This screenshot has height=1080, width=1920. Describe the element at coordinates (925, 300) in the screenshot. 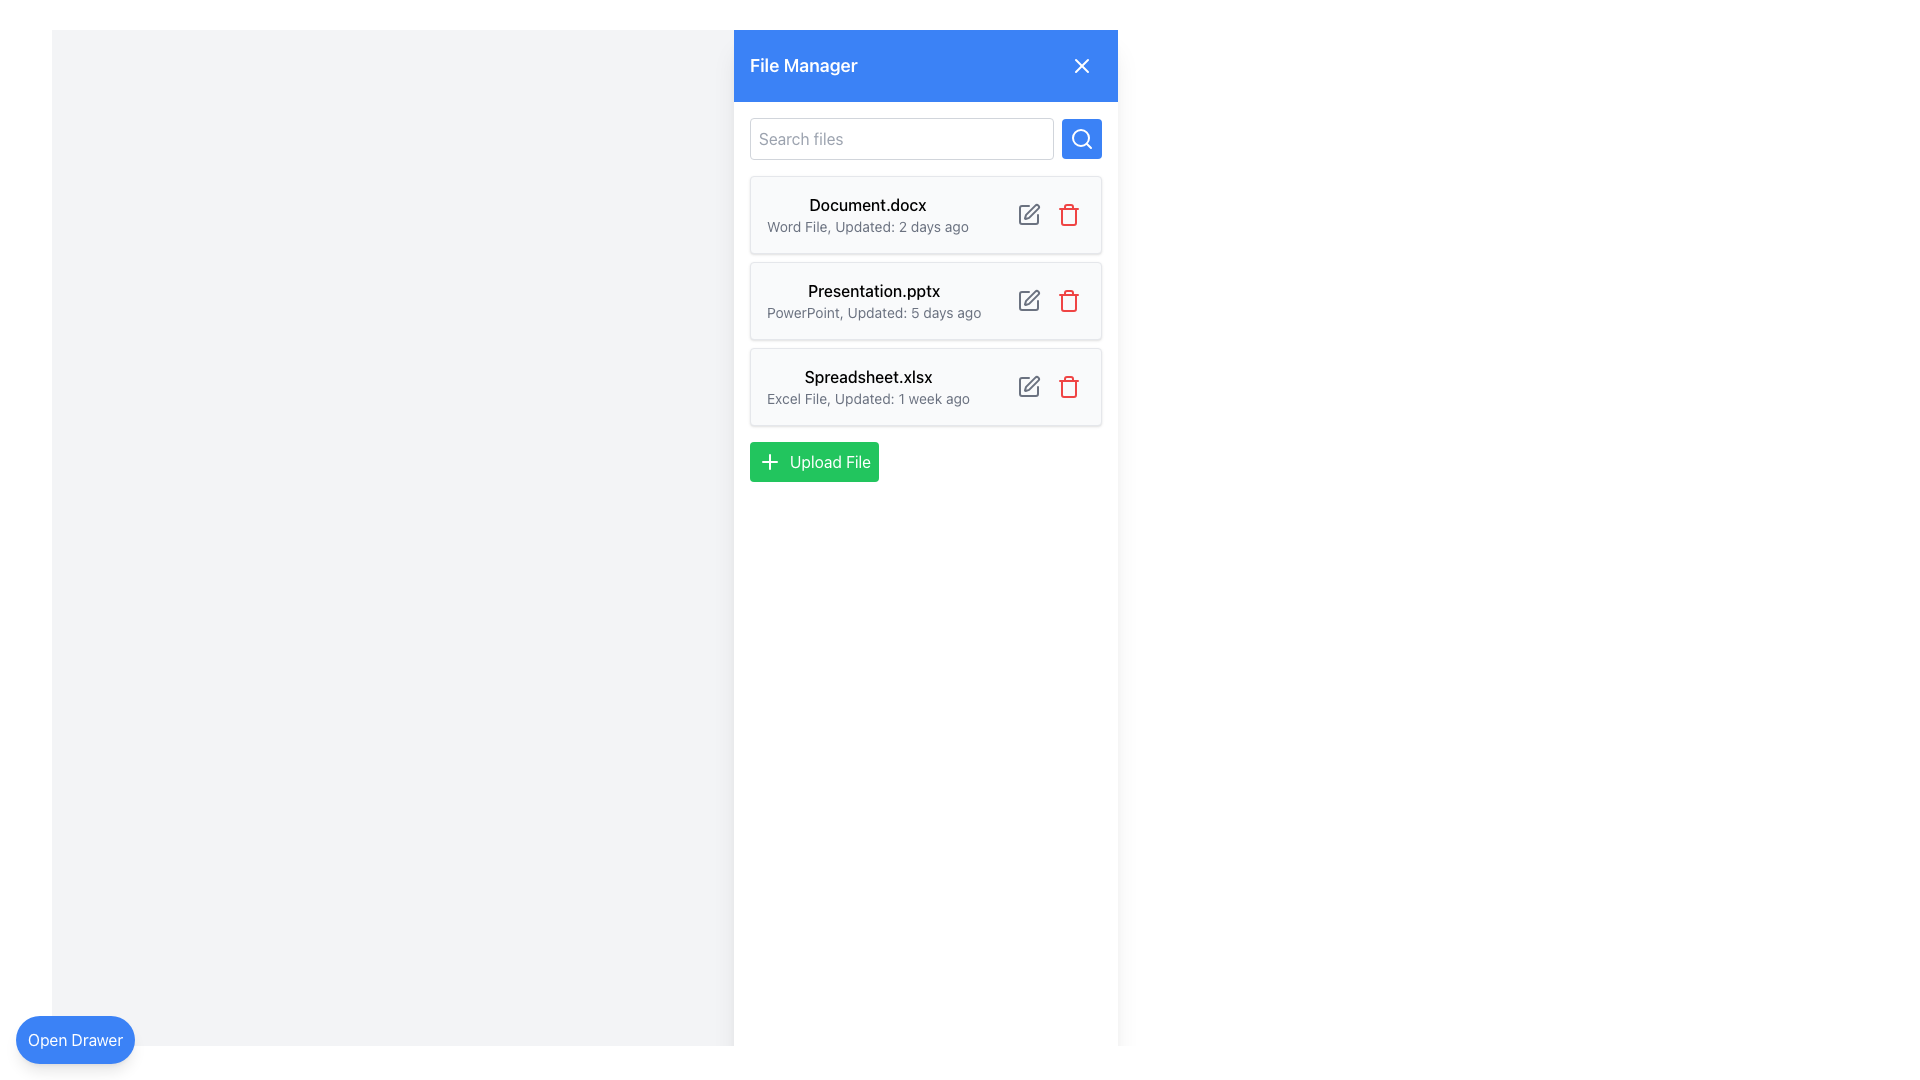

I see `the list item labeled 'Presentation.pptx' in the file manager` at that location.